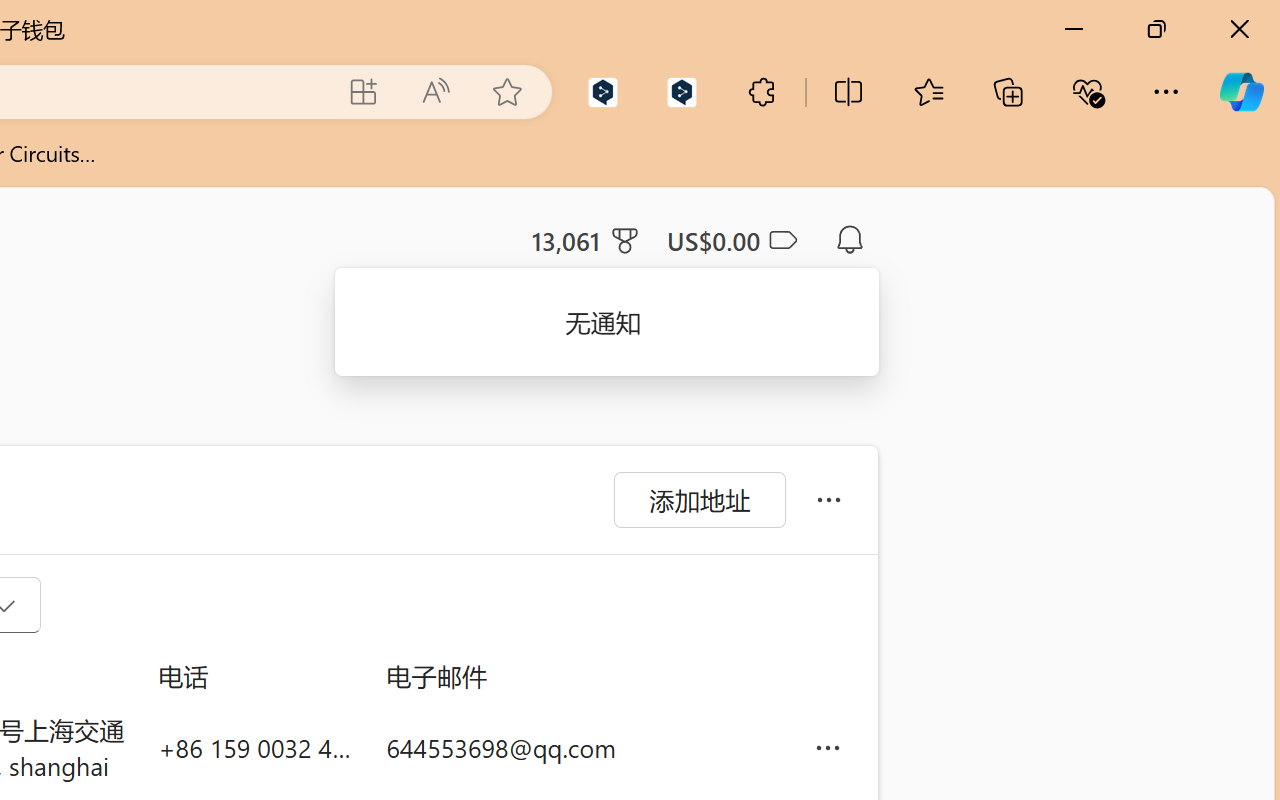 Image resolution: width=1280 pixels, height=800 pixels. Describe the element at coordinates (255, 747) in the screenshot. I see `'+86 159 0032 4640'` at that location.